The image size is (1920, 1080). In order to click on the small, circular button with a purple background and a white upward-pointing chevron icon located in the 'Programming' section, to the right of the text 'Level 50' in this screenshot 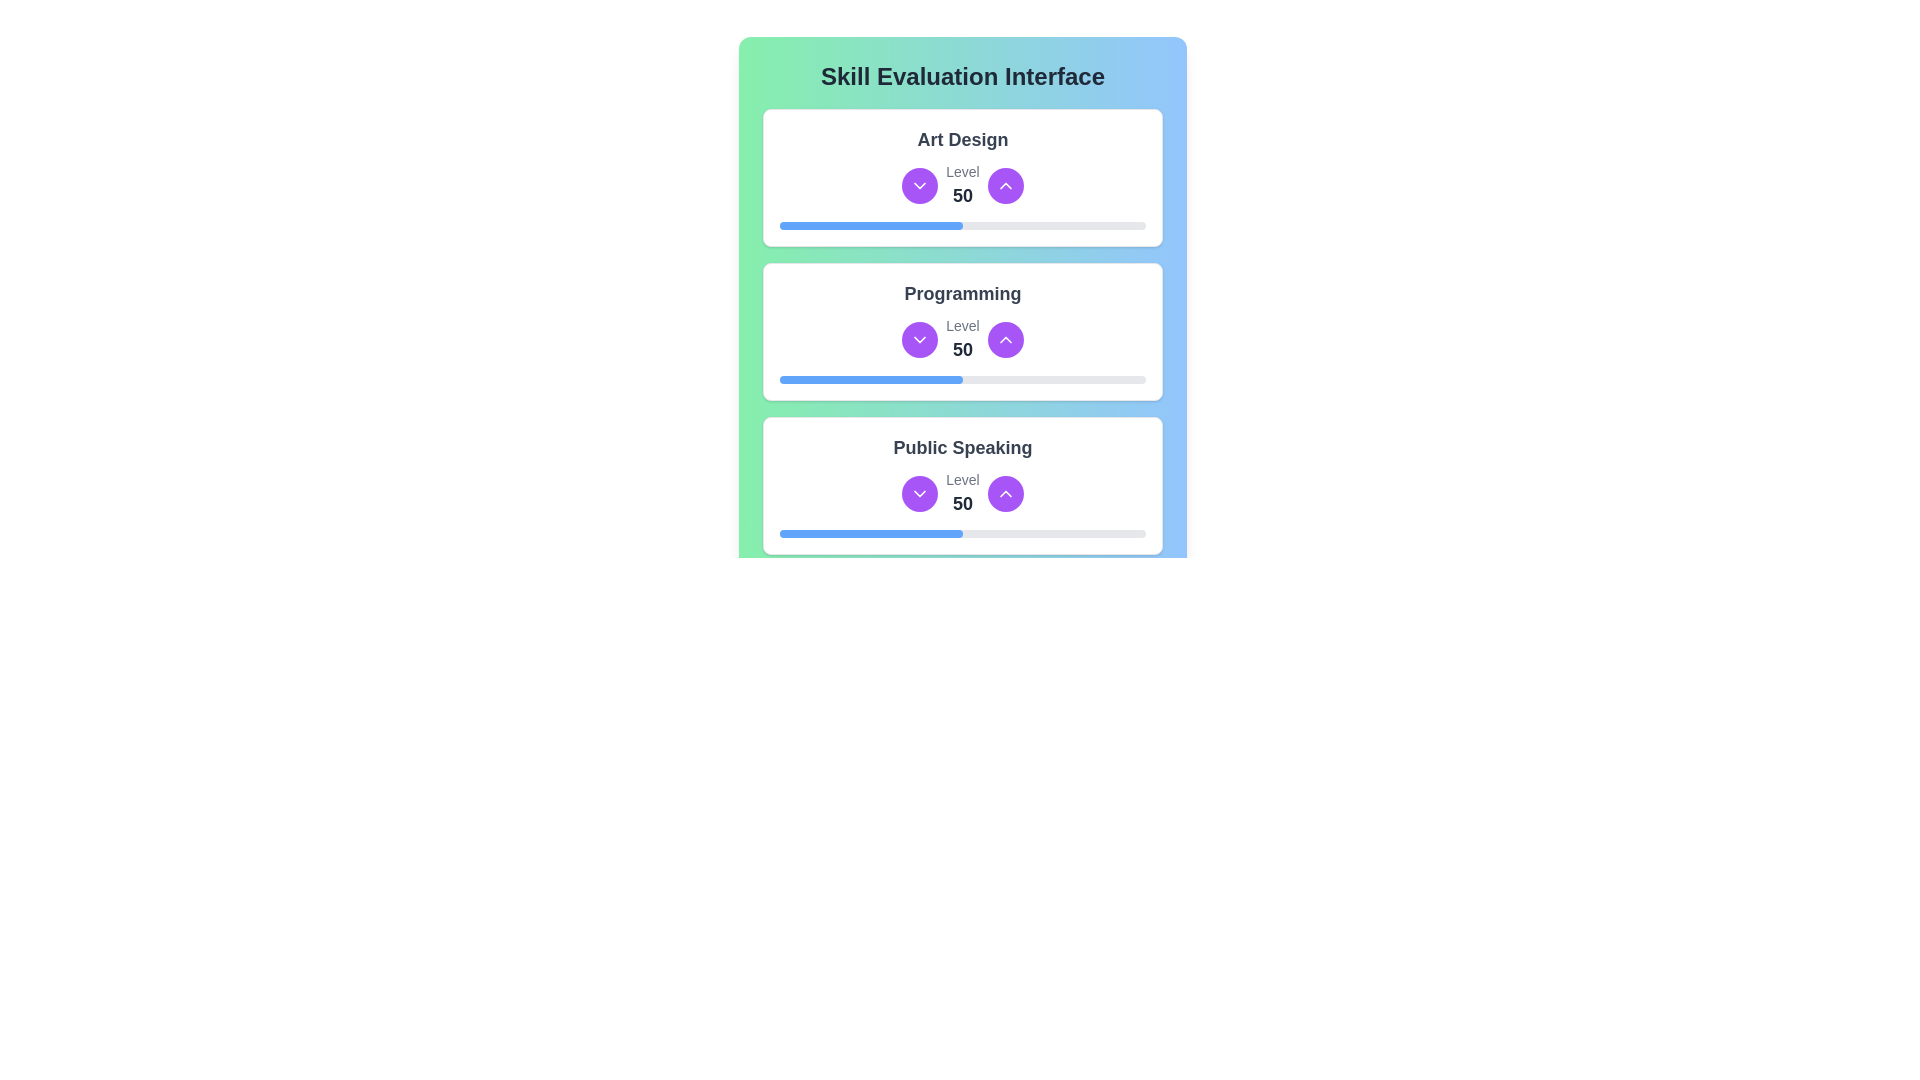, I will do `click(1005, 338)`.